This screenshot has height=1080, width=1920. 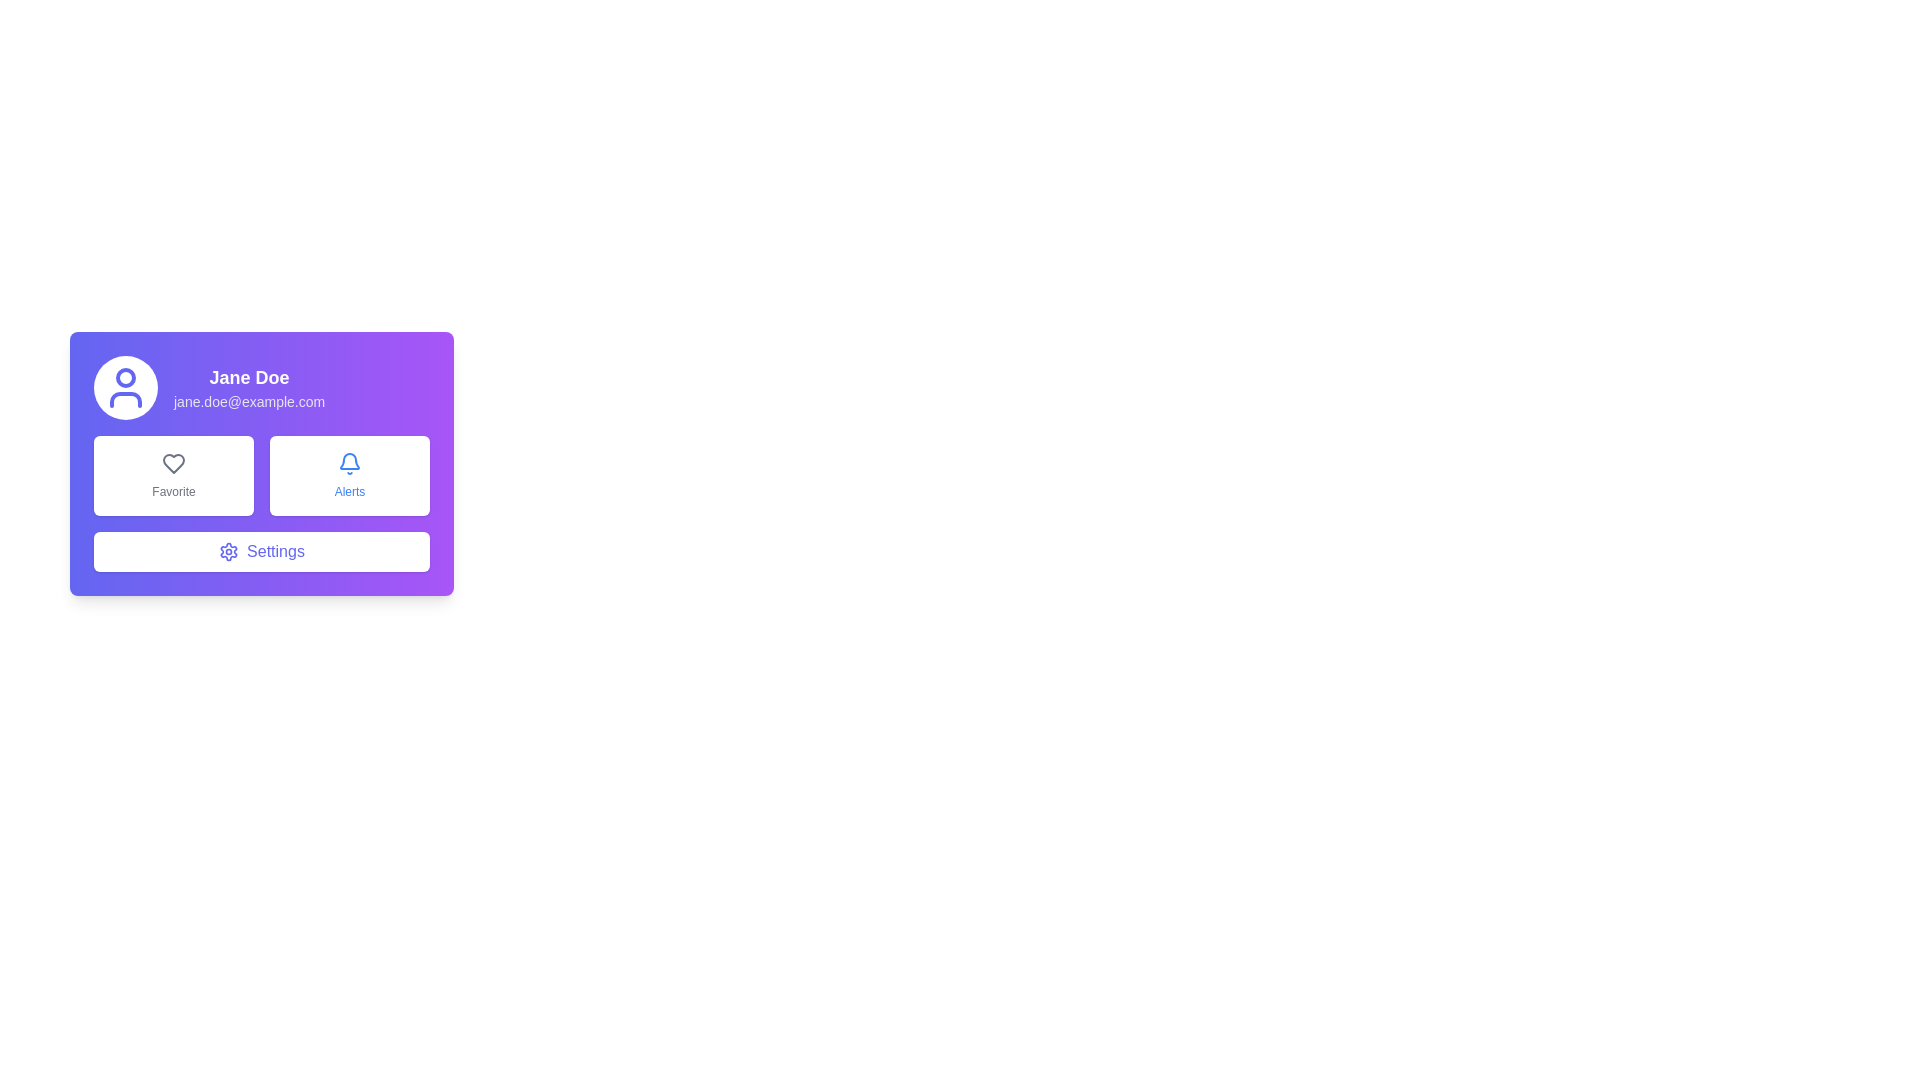 What do you see at coordinates (248, 401) in the screenshot?
I see `the text label displaying the email address 'jane.doe@example.com', which is styled with a small font and light gray color, located under the name 'Jane Doe' in a purple card-like component` at bounding box center [248, 401].